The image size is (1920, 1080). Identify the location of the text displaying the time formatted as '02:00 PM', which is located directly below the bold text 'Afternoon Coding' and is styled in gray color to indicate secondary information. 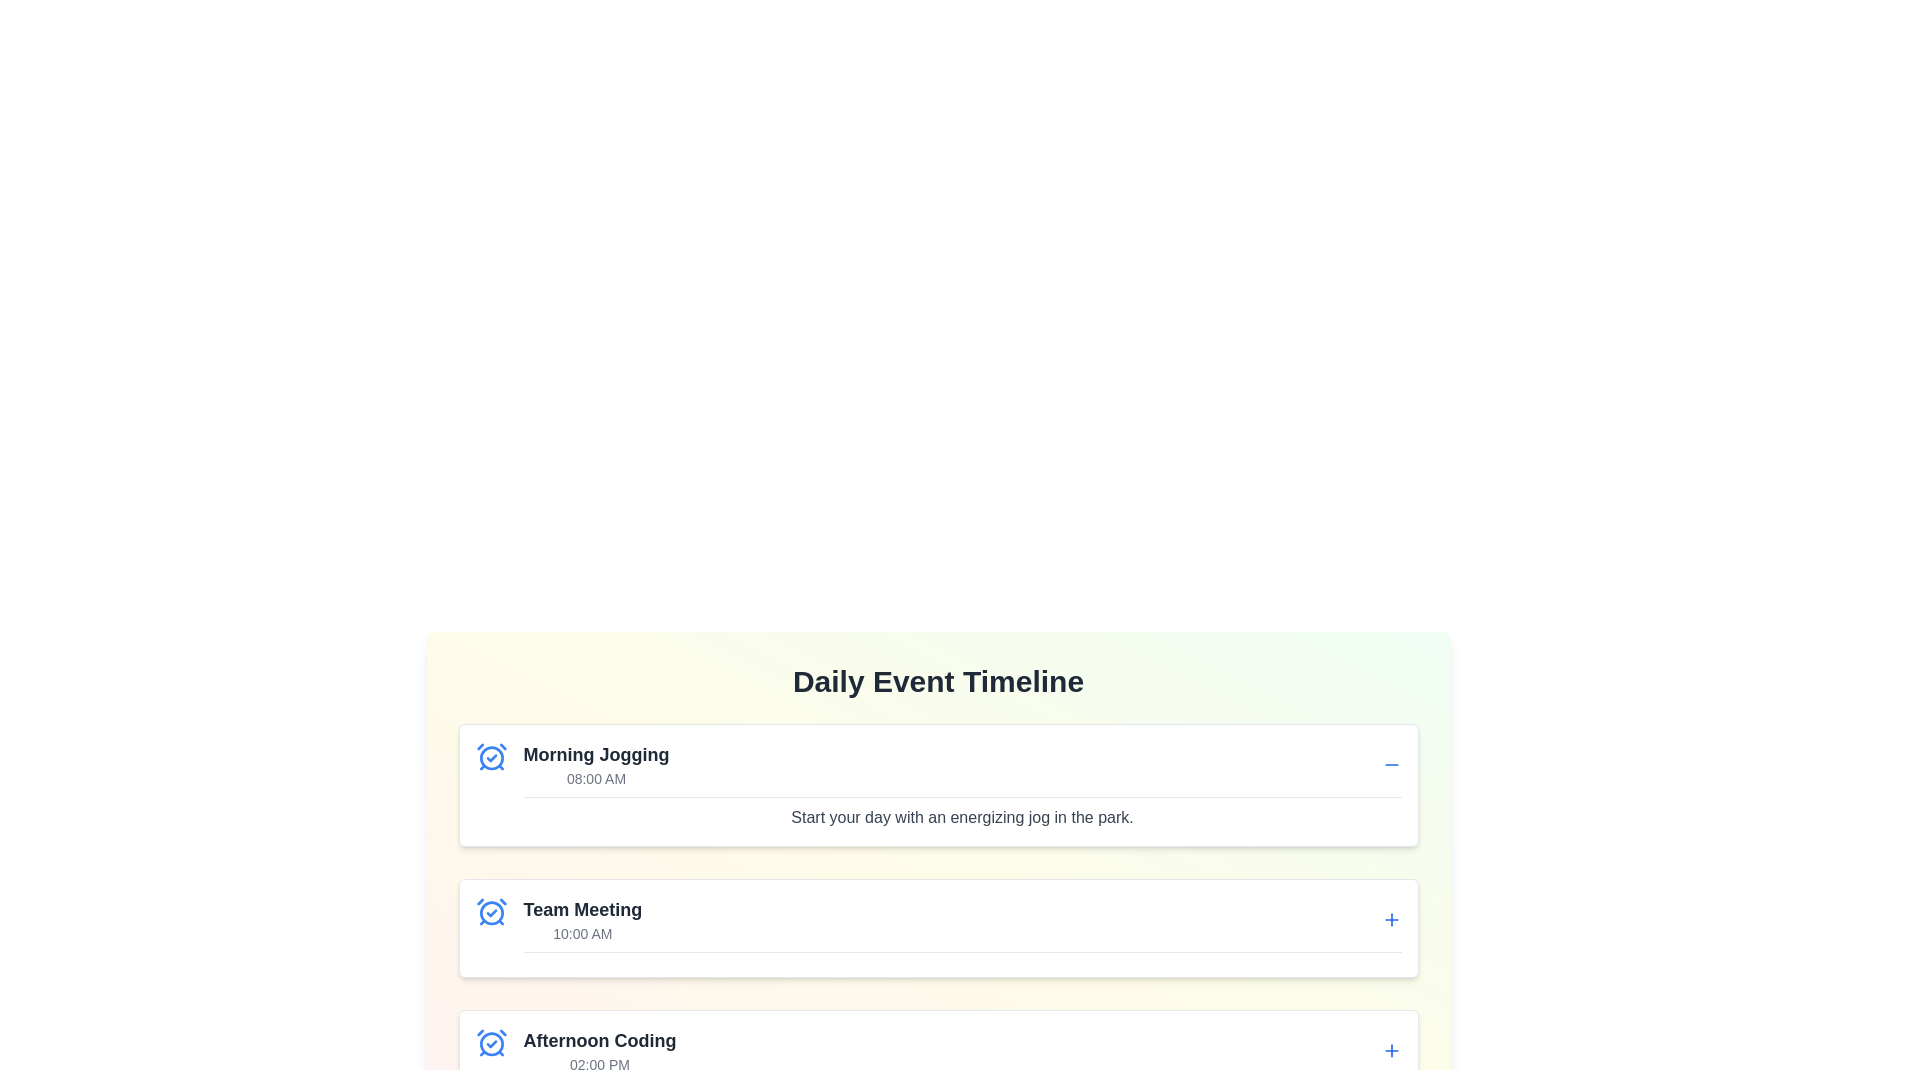
(599, 1063).